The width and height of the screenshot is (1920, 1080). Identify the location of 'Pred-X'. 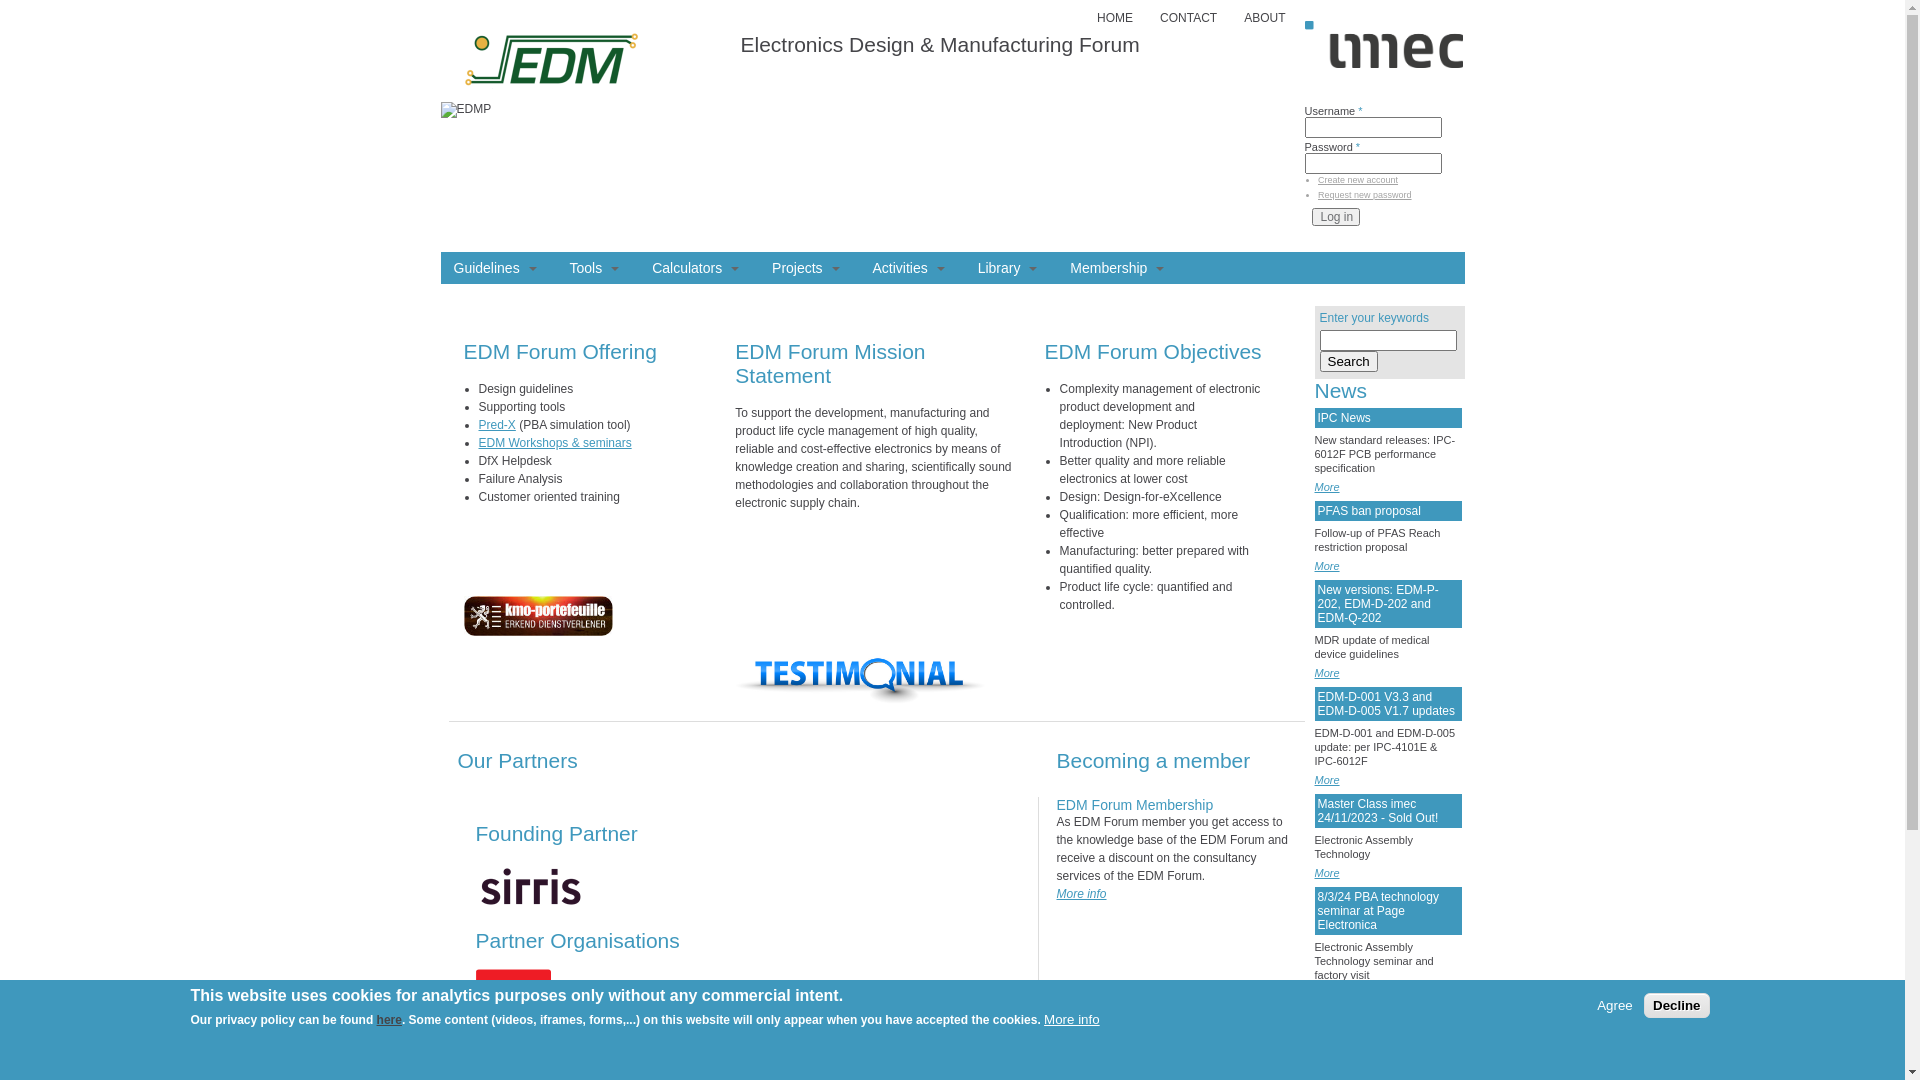
(496, 423).